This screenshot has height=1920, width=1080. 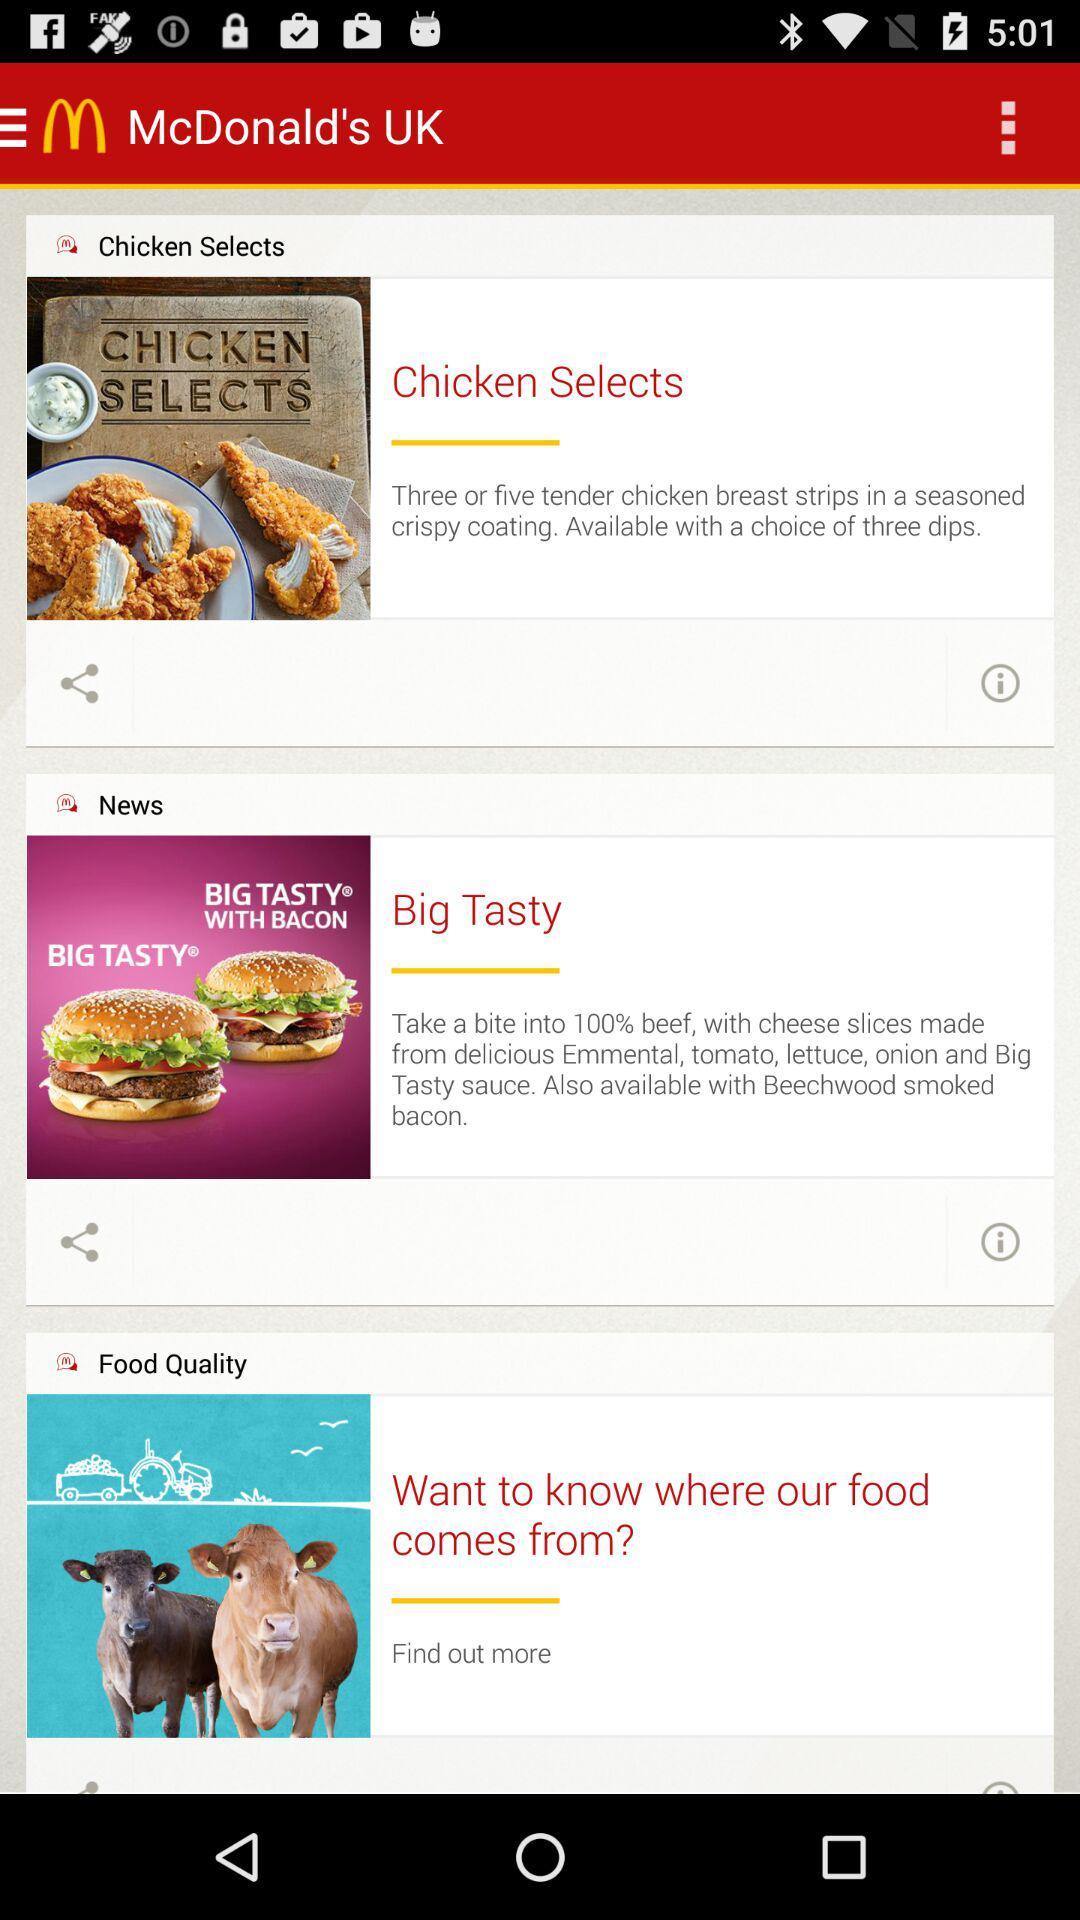 I want to click on the food quality item, so click(x=171, y=1362).